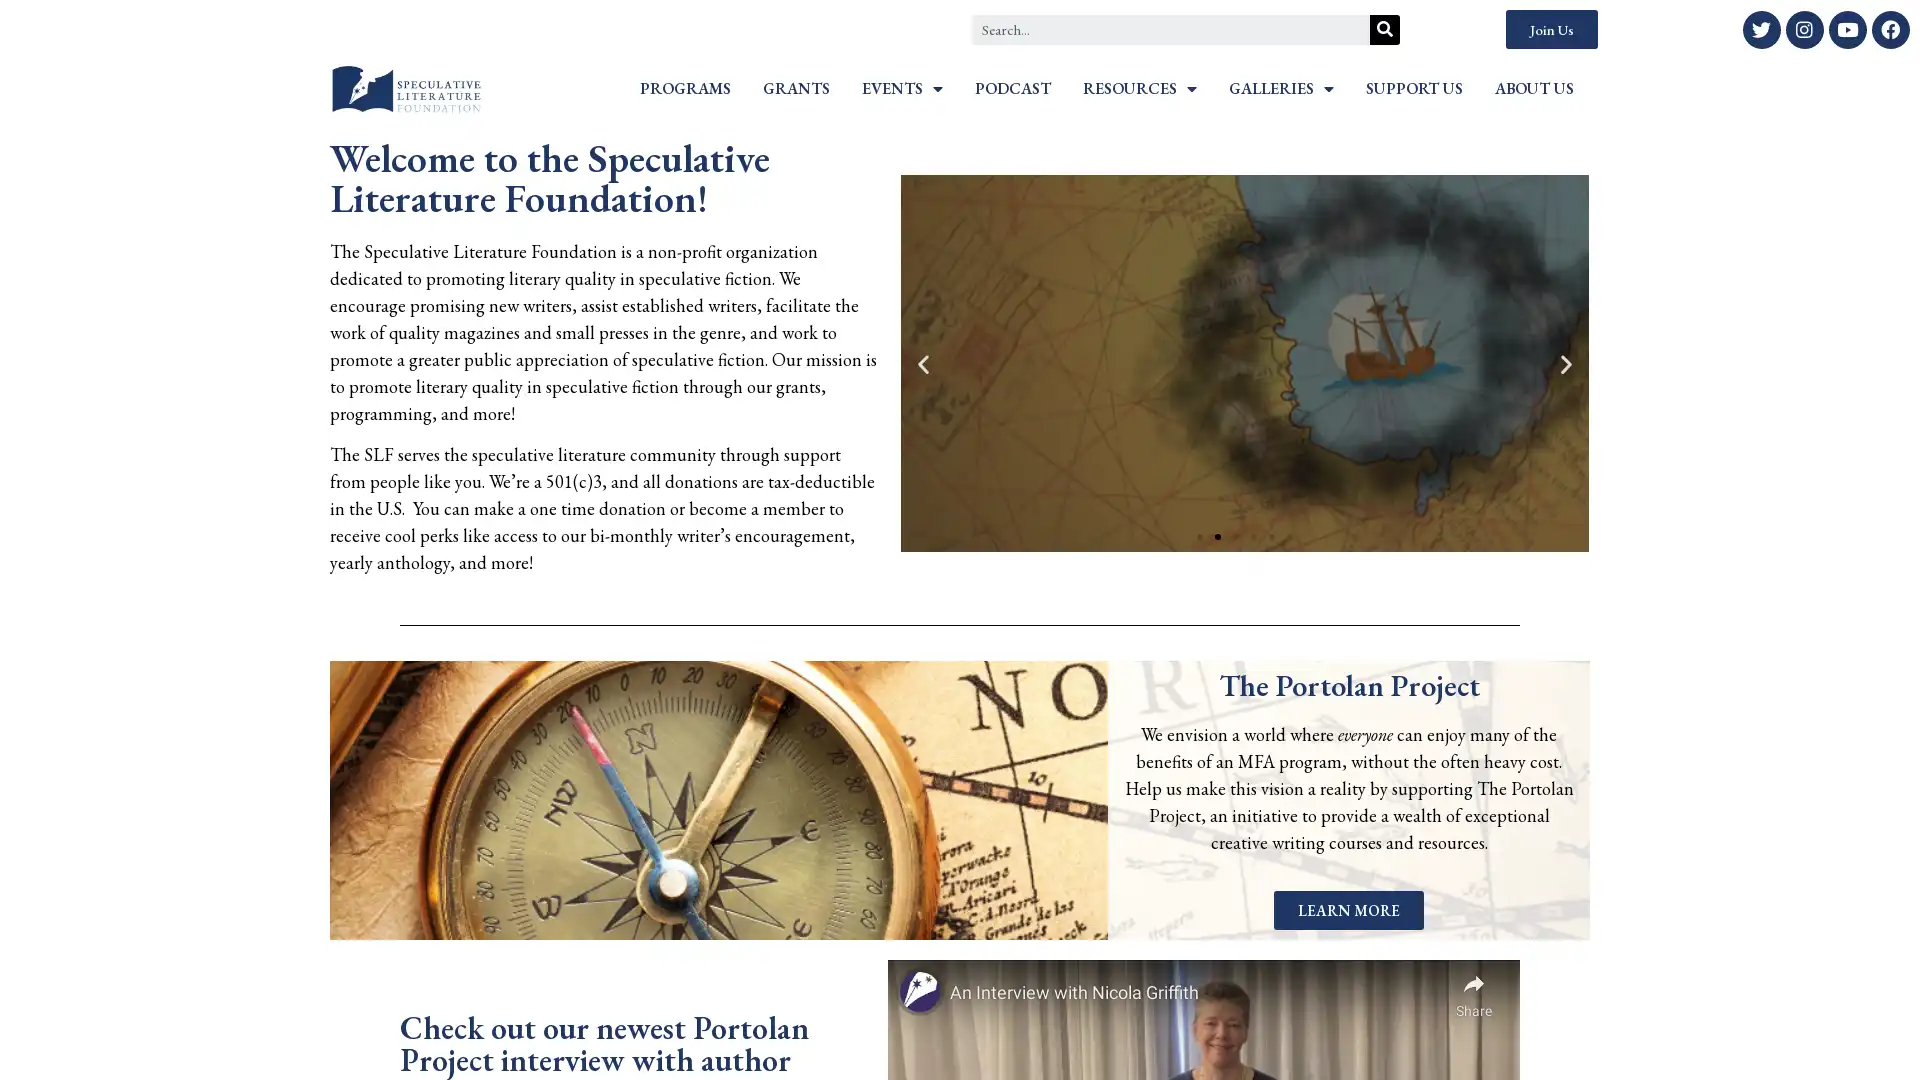 This screenshot has width=1920, height=1080. Describe the element at coordinates (1252, 535) in the screenshot. I see `Go to slide 4` at that location.